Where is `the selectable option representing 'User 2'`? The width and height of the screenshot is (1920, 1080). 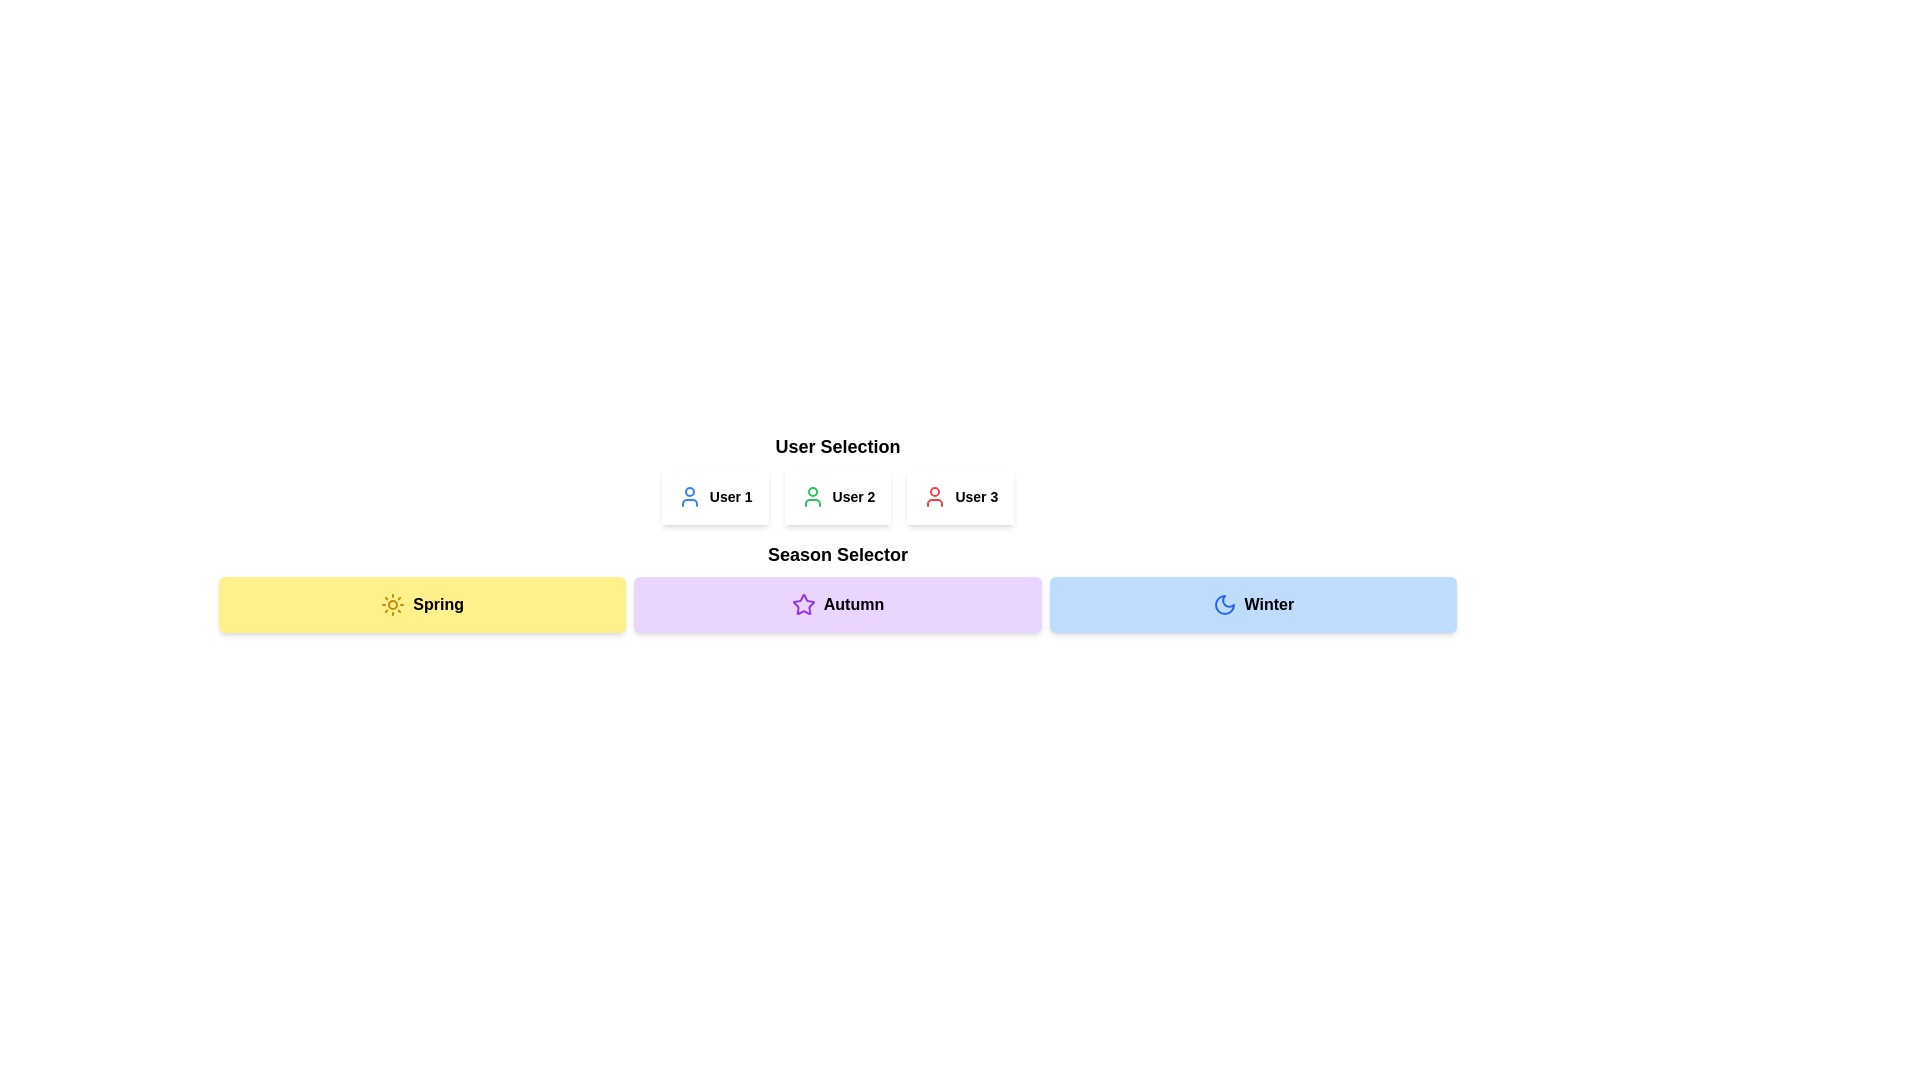
the selectable option representing 'User 2' is located at coordinates (838, 496).